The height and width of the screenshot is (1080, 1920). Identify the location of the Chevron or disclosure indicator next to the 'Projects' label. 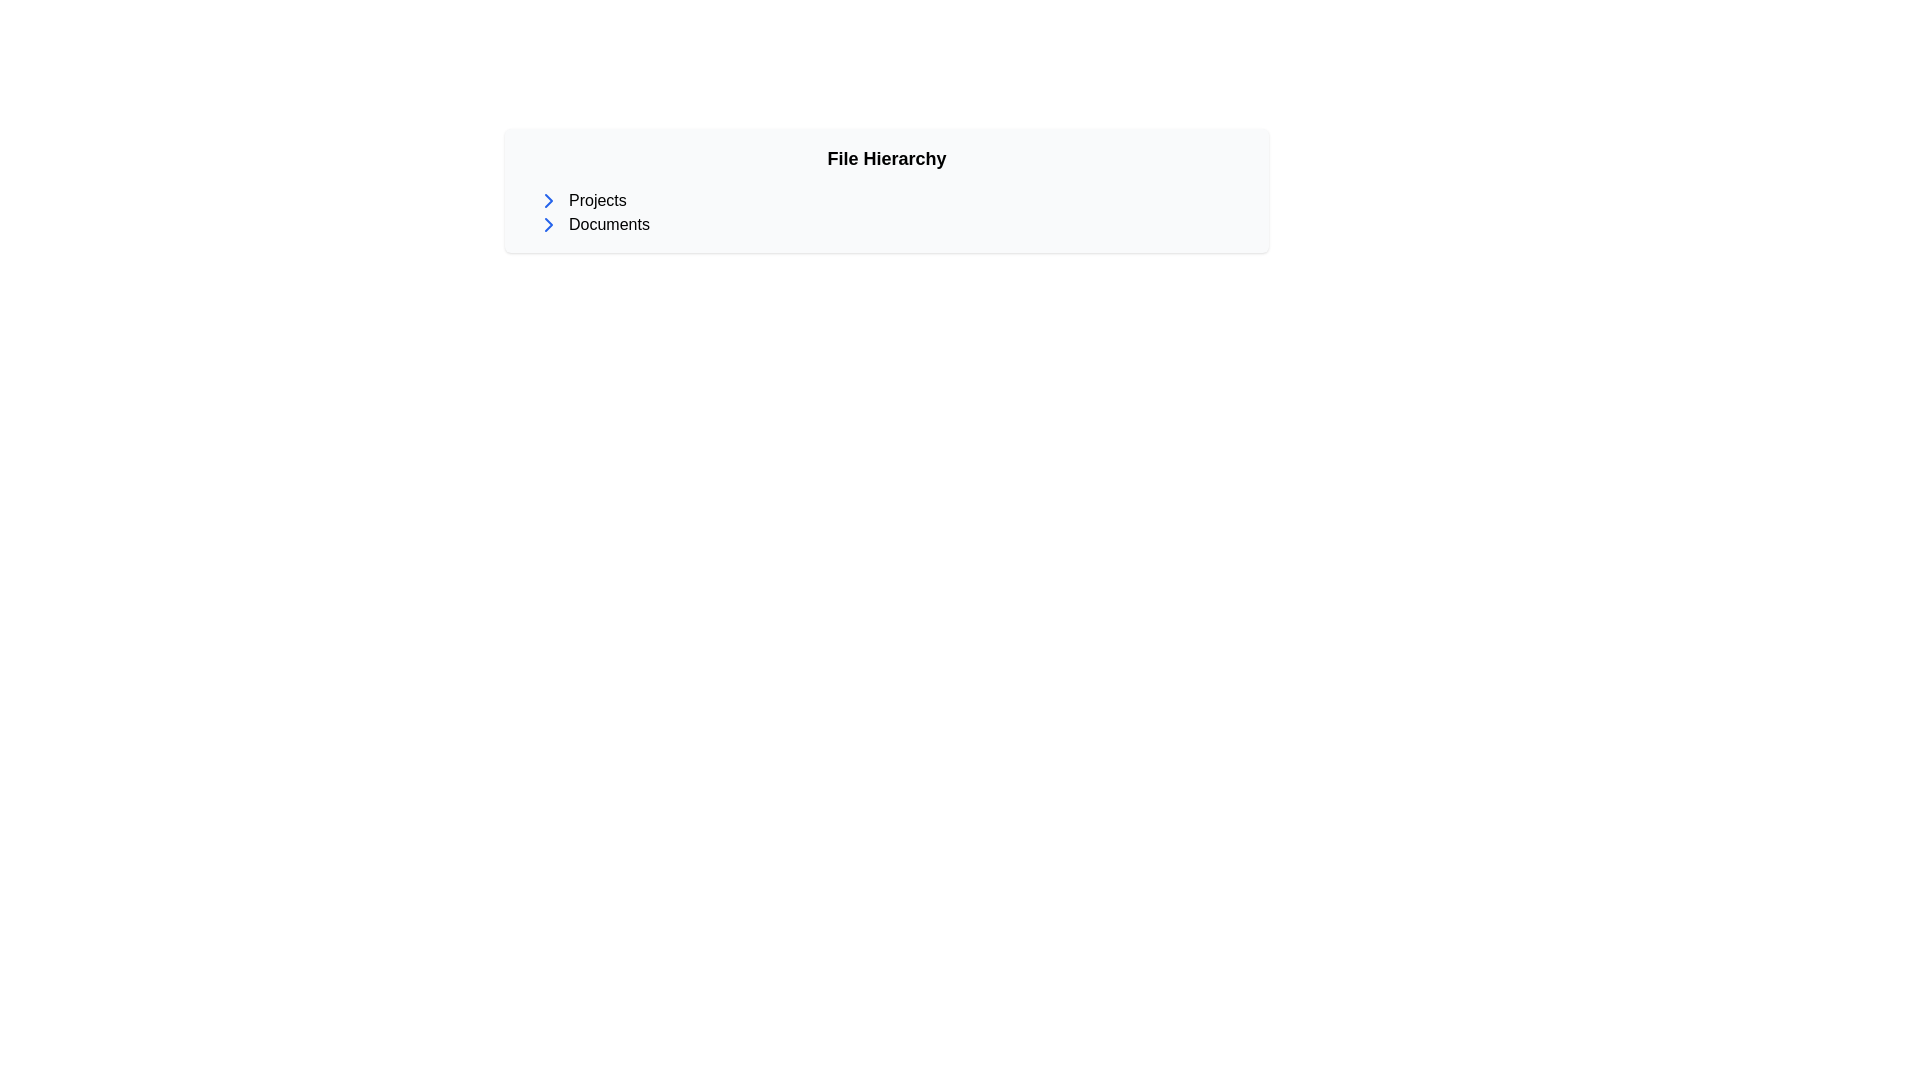
(548, 224).